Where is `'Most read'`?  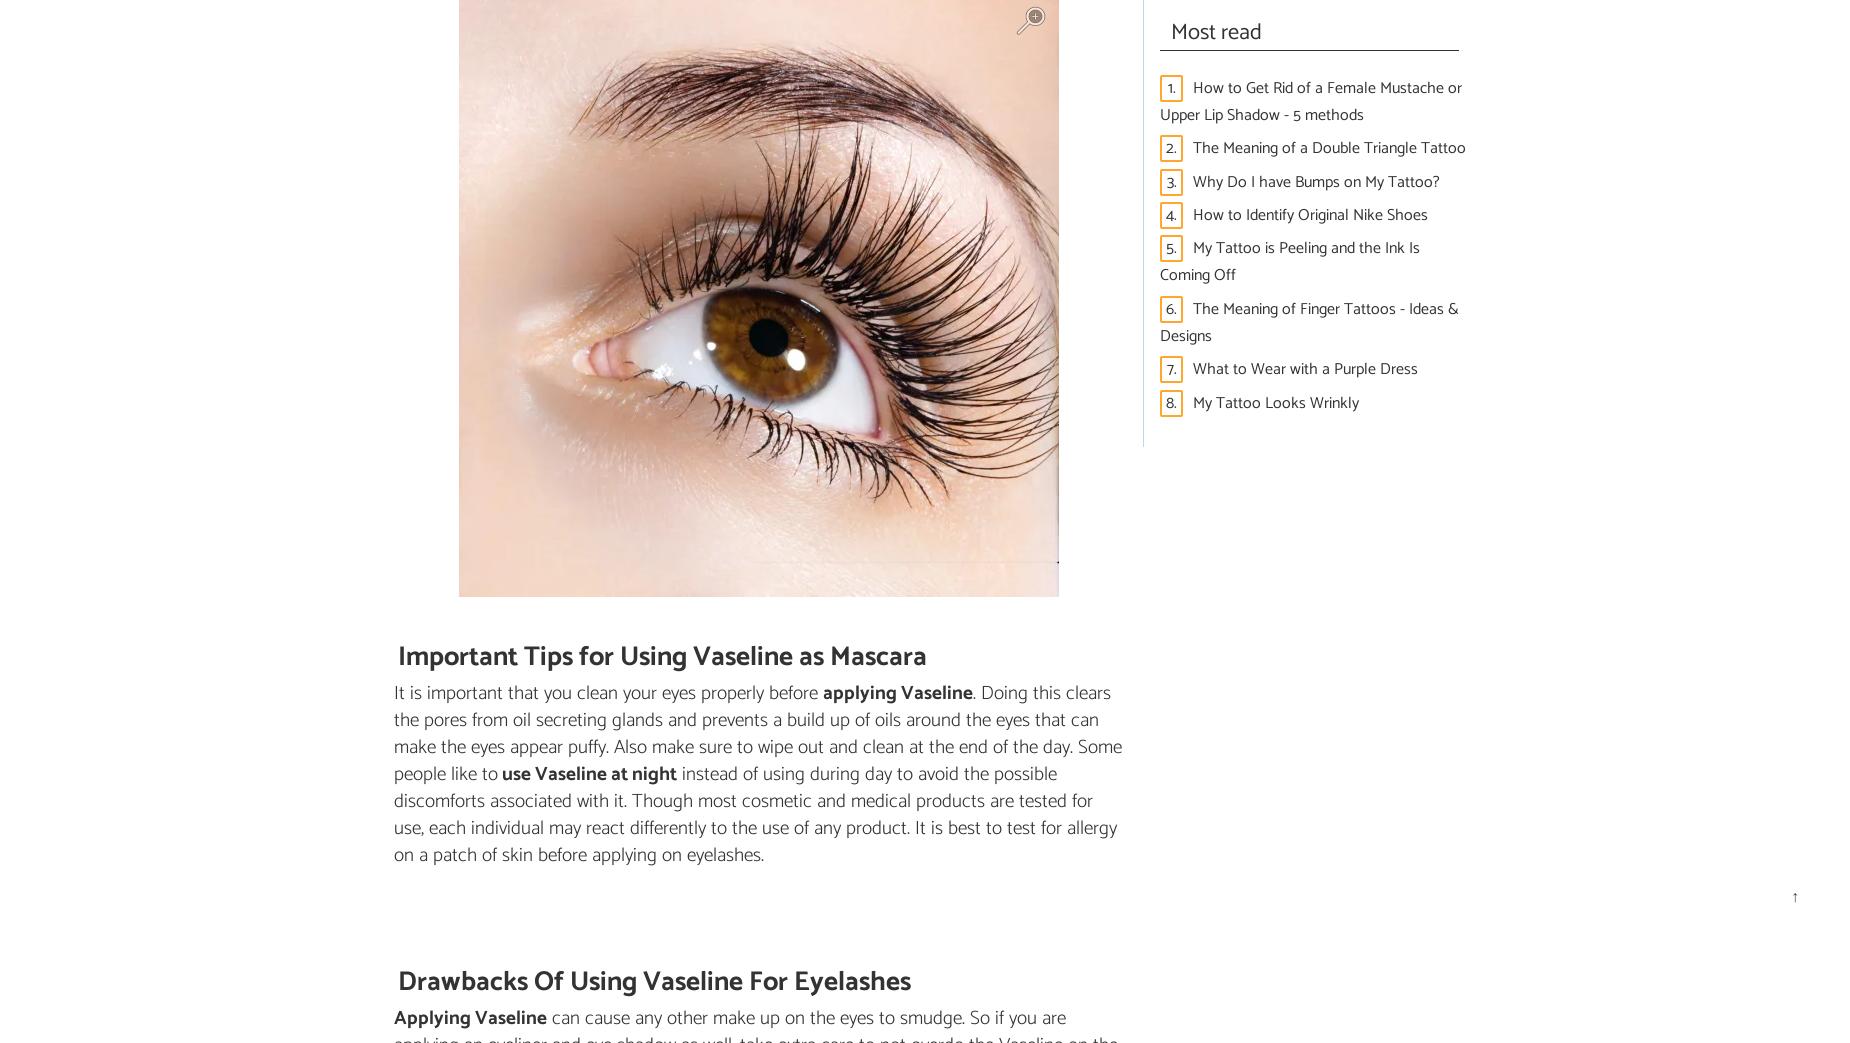 'Most read' is located at coordinates (1215, 30).